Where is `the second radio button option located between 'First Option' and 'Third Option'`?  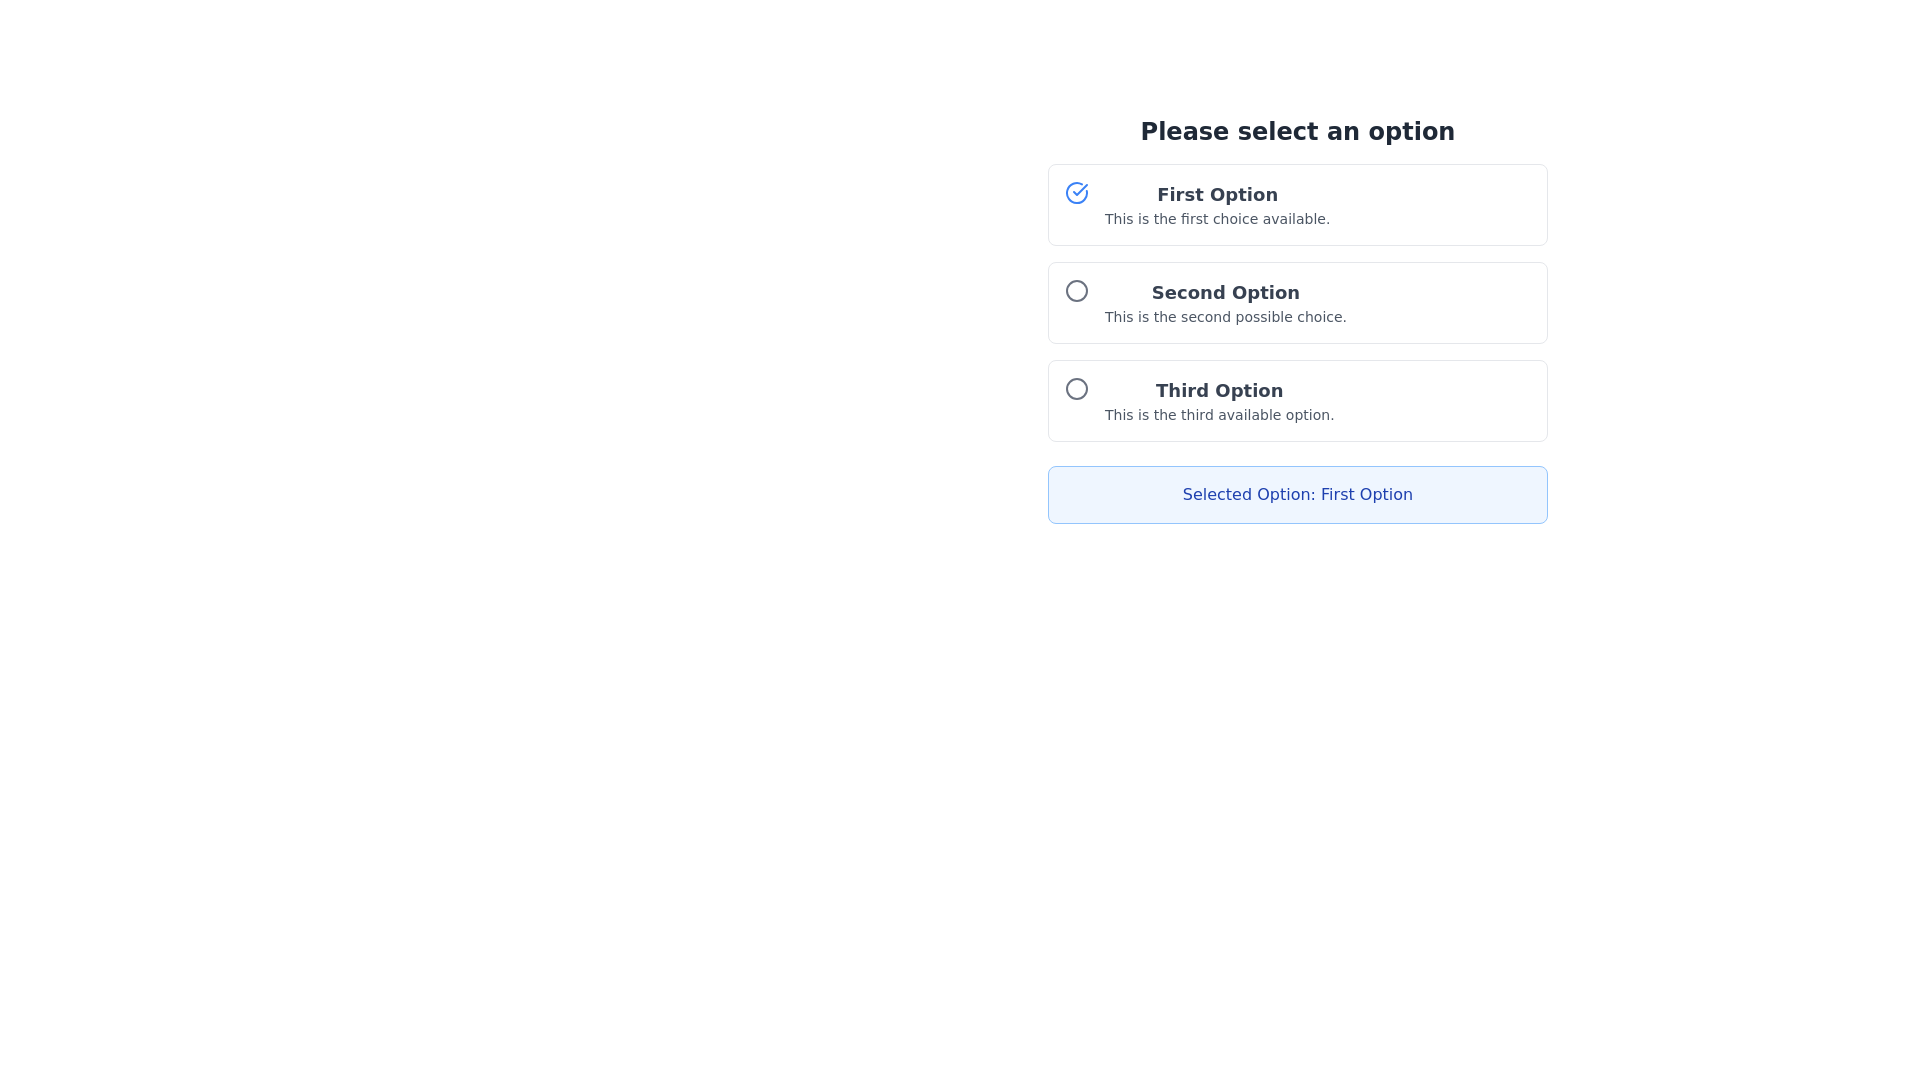 the second radio button option located between 'First Option' and 'Third Option' is located at coordinates (1297, 303).